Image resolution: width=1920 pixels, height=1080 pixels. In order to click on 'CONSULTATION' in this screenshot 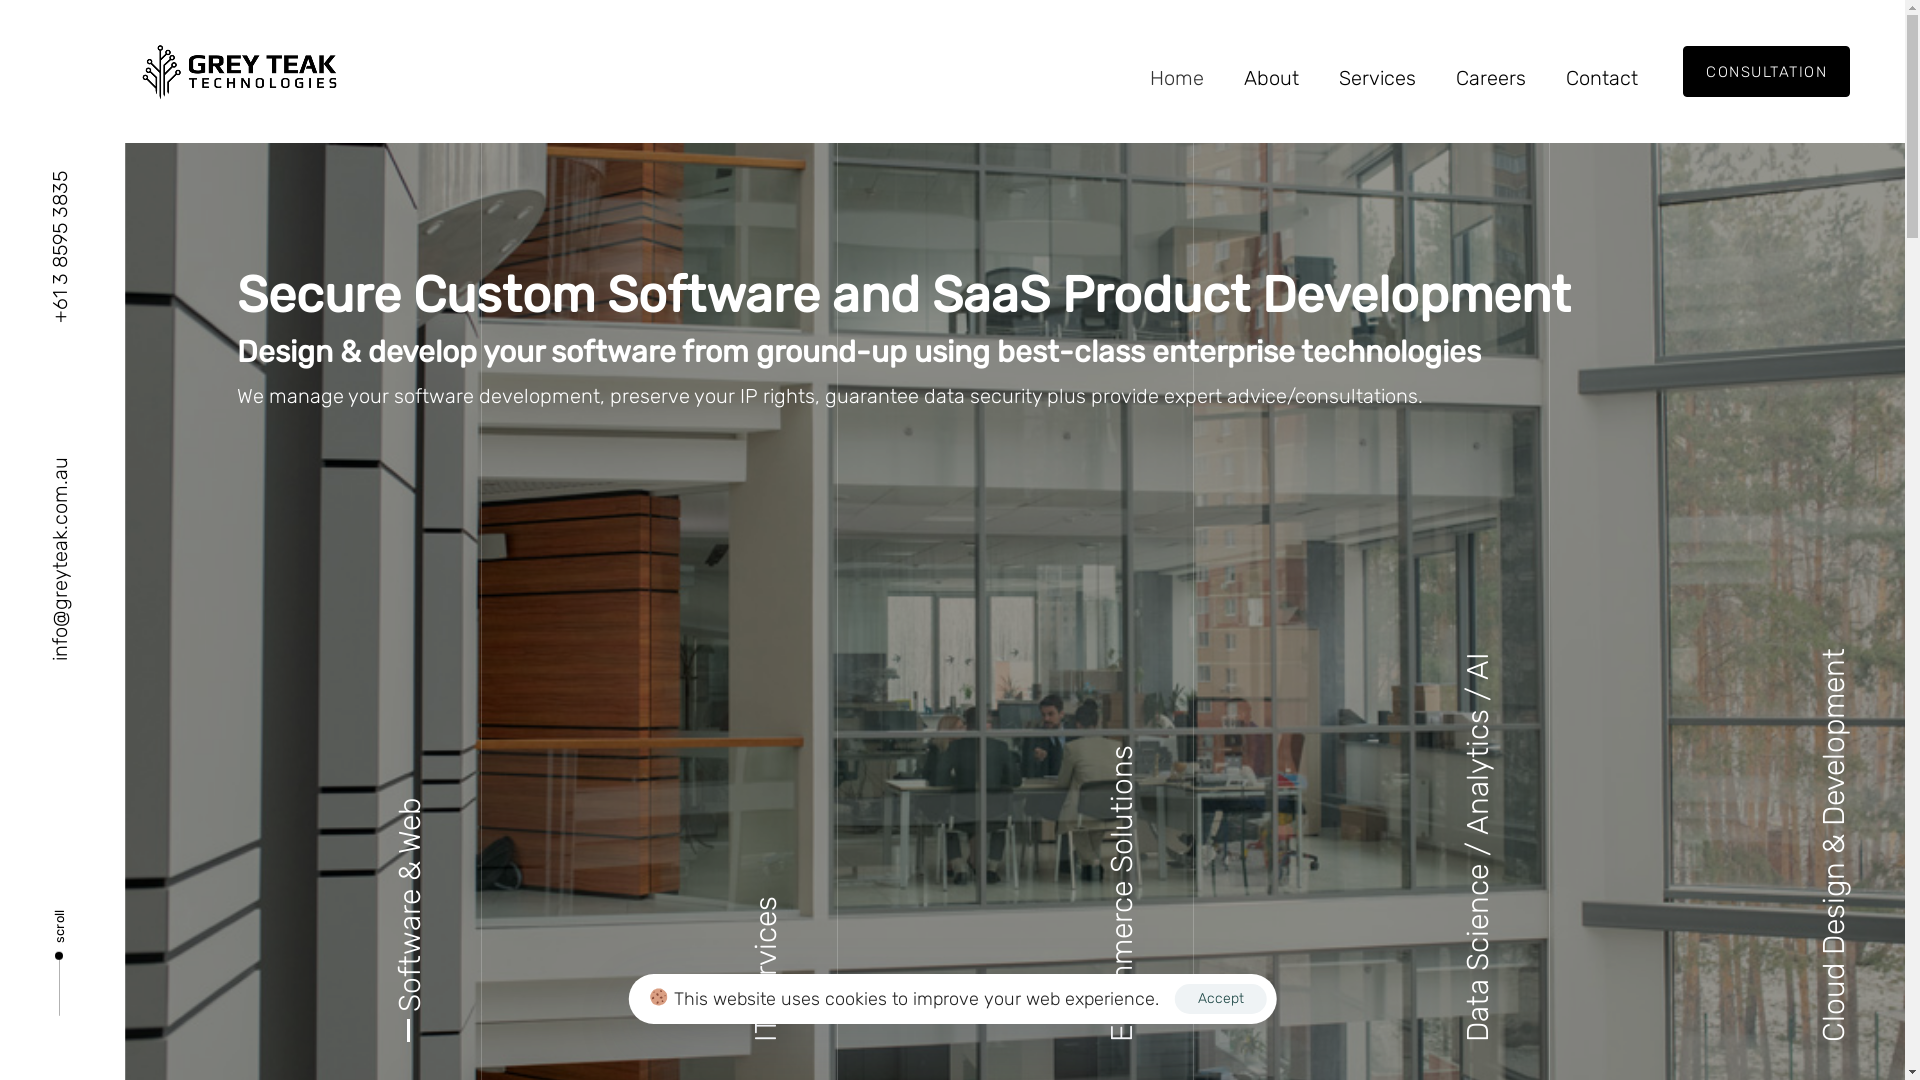, I will do `click(1766, 70)`.